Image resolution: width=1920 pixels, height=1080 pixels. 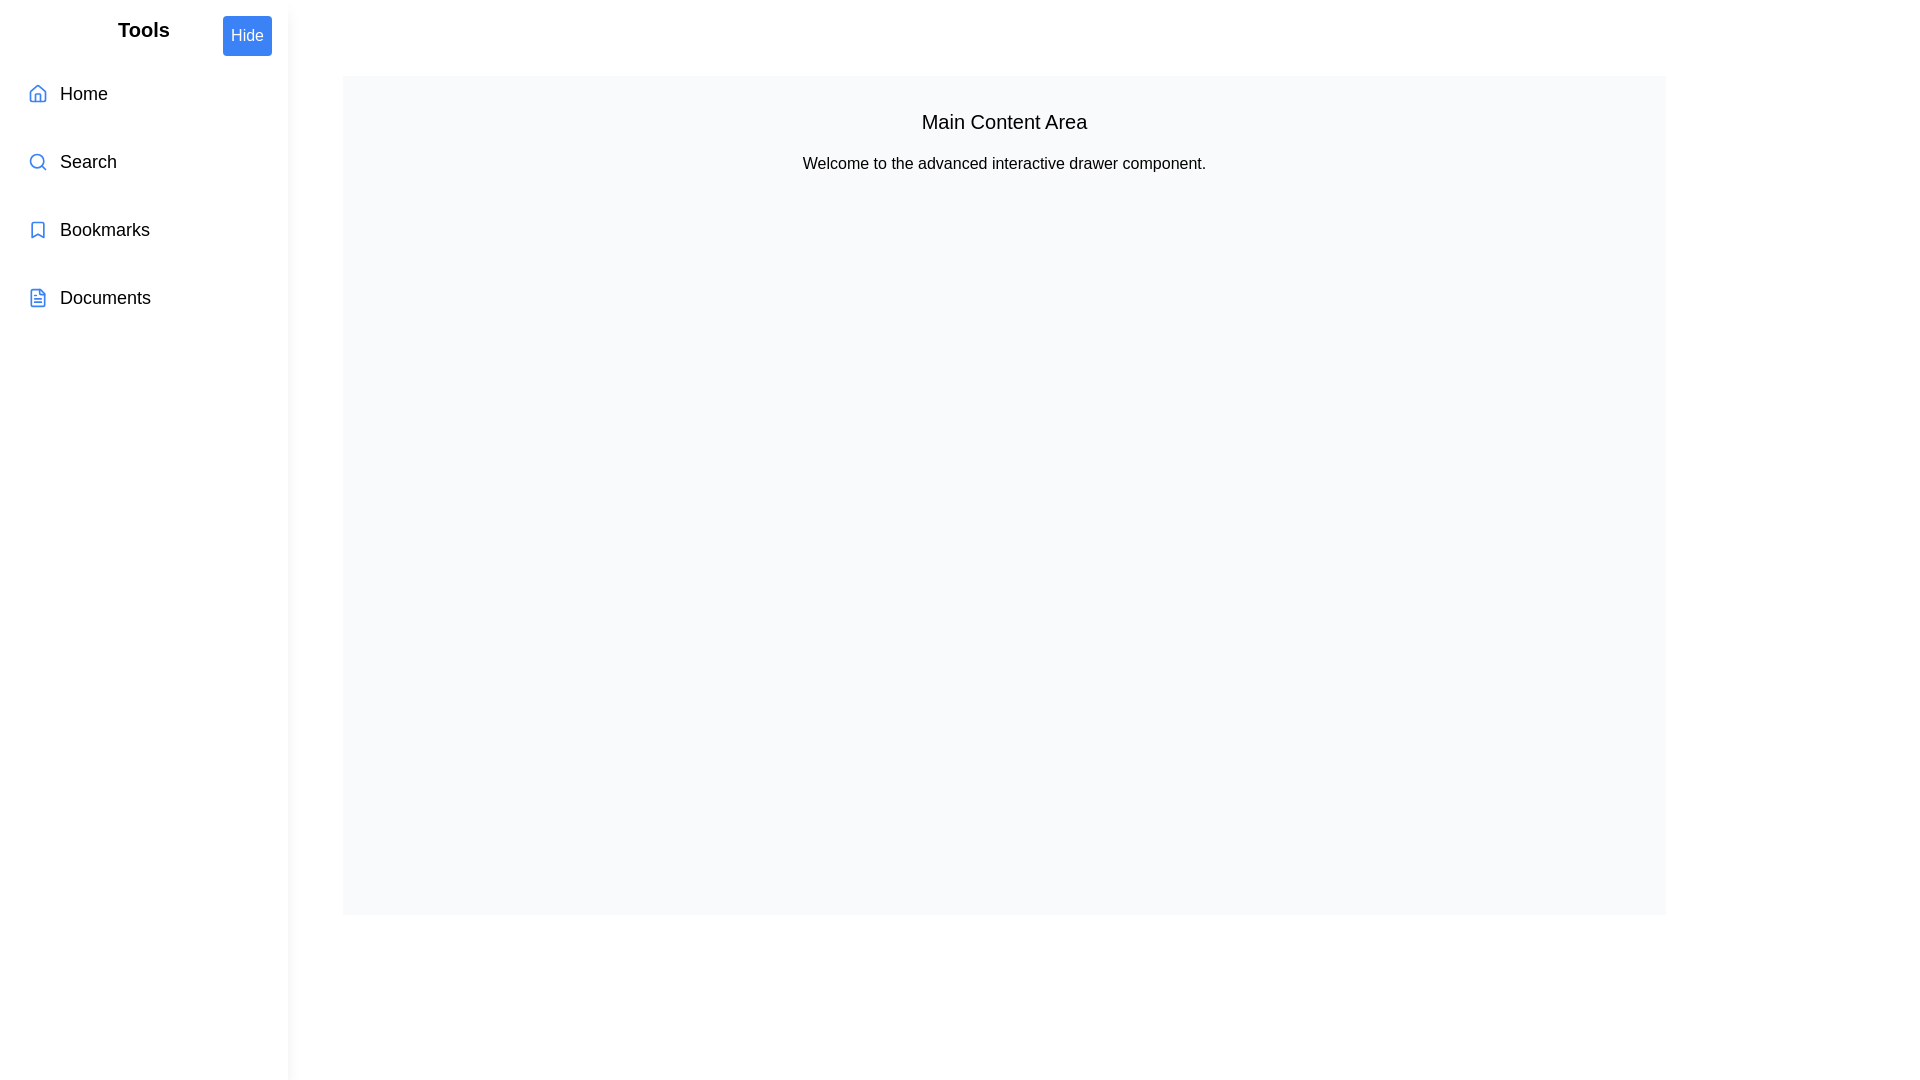 I want to click on the menu item Documents from the drawer, so click(x=143, y=297).